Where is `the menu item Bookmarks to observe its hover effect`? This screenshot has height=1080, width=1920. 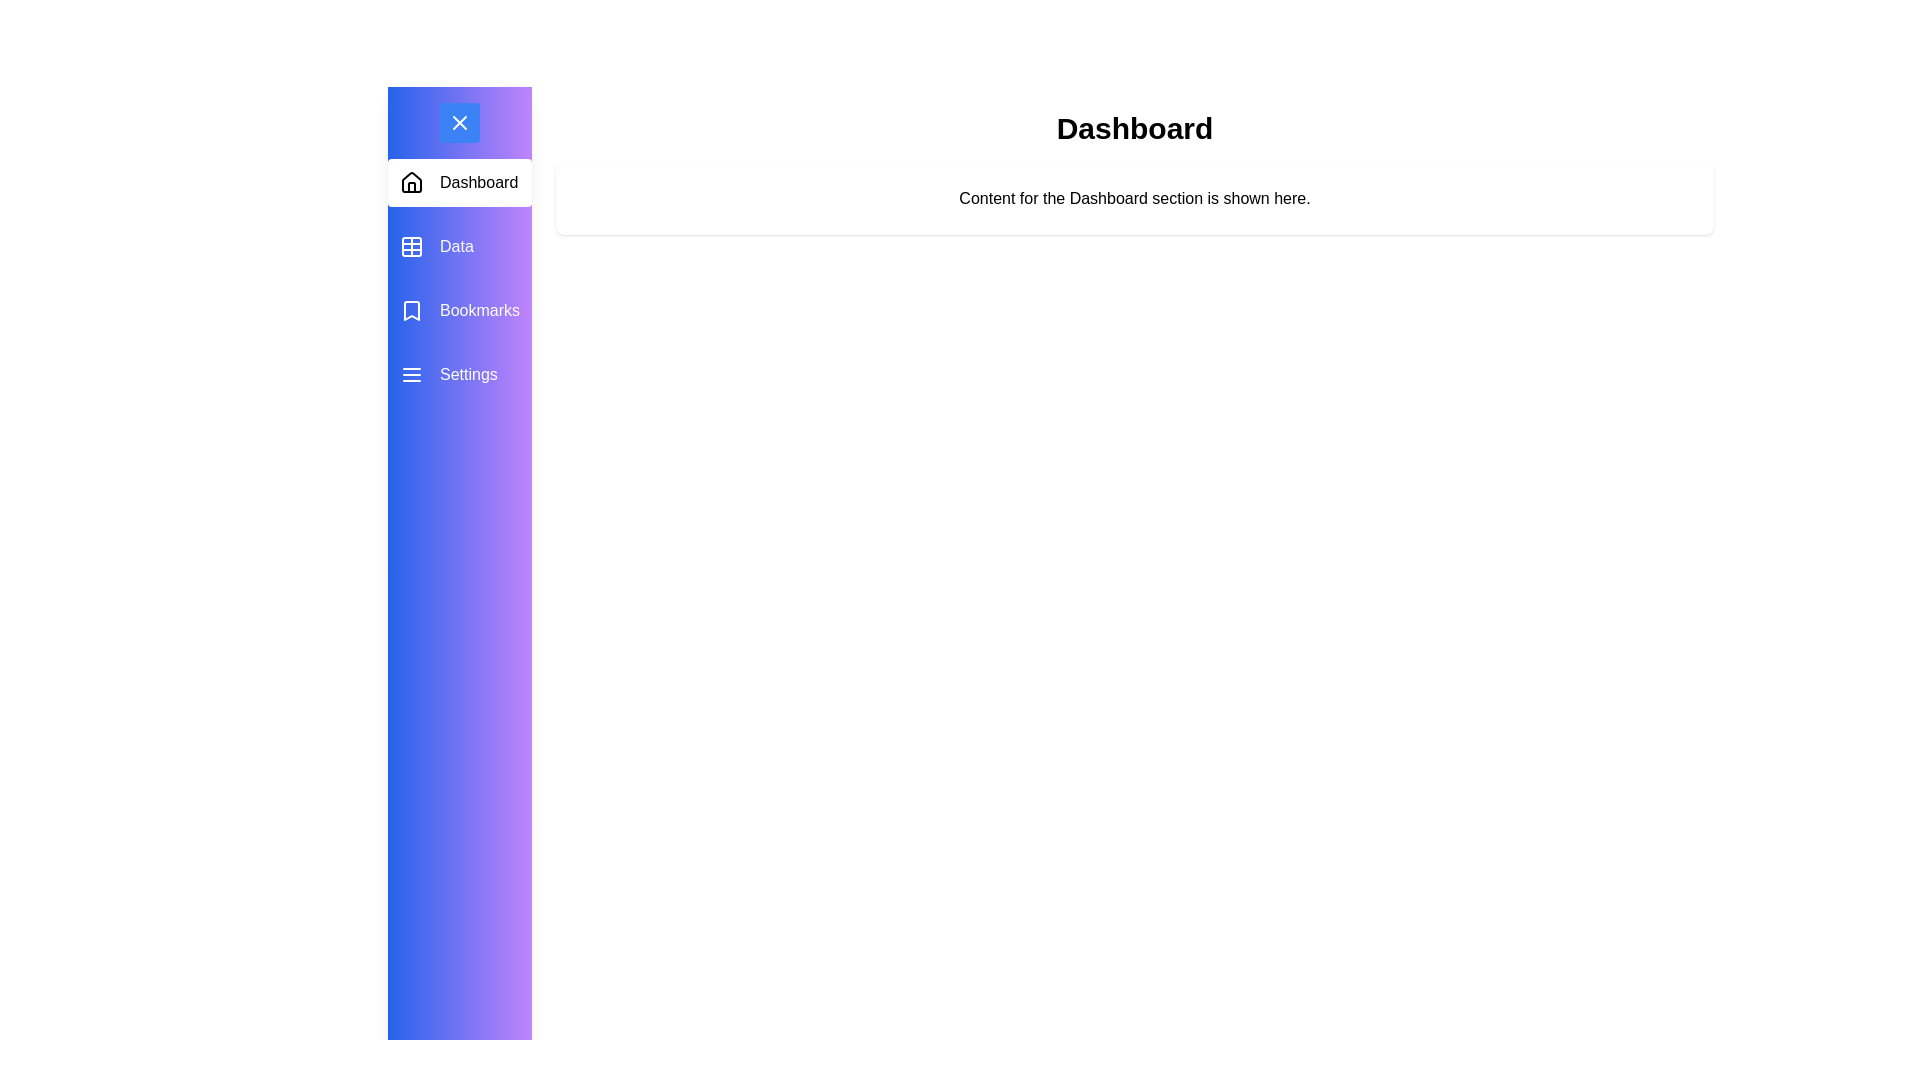 the menu item Bookmarks to observe its hover effect is located at coordinates (459, 311).